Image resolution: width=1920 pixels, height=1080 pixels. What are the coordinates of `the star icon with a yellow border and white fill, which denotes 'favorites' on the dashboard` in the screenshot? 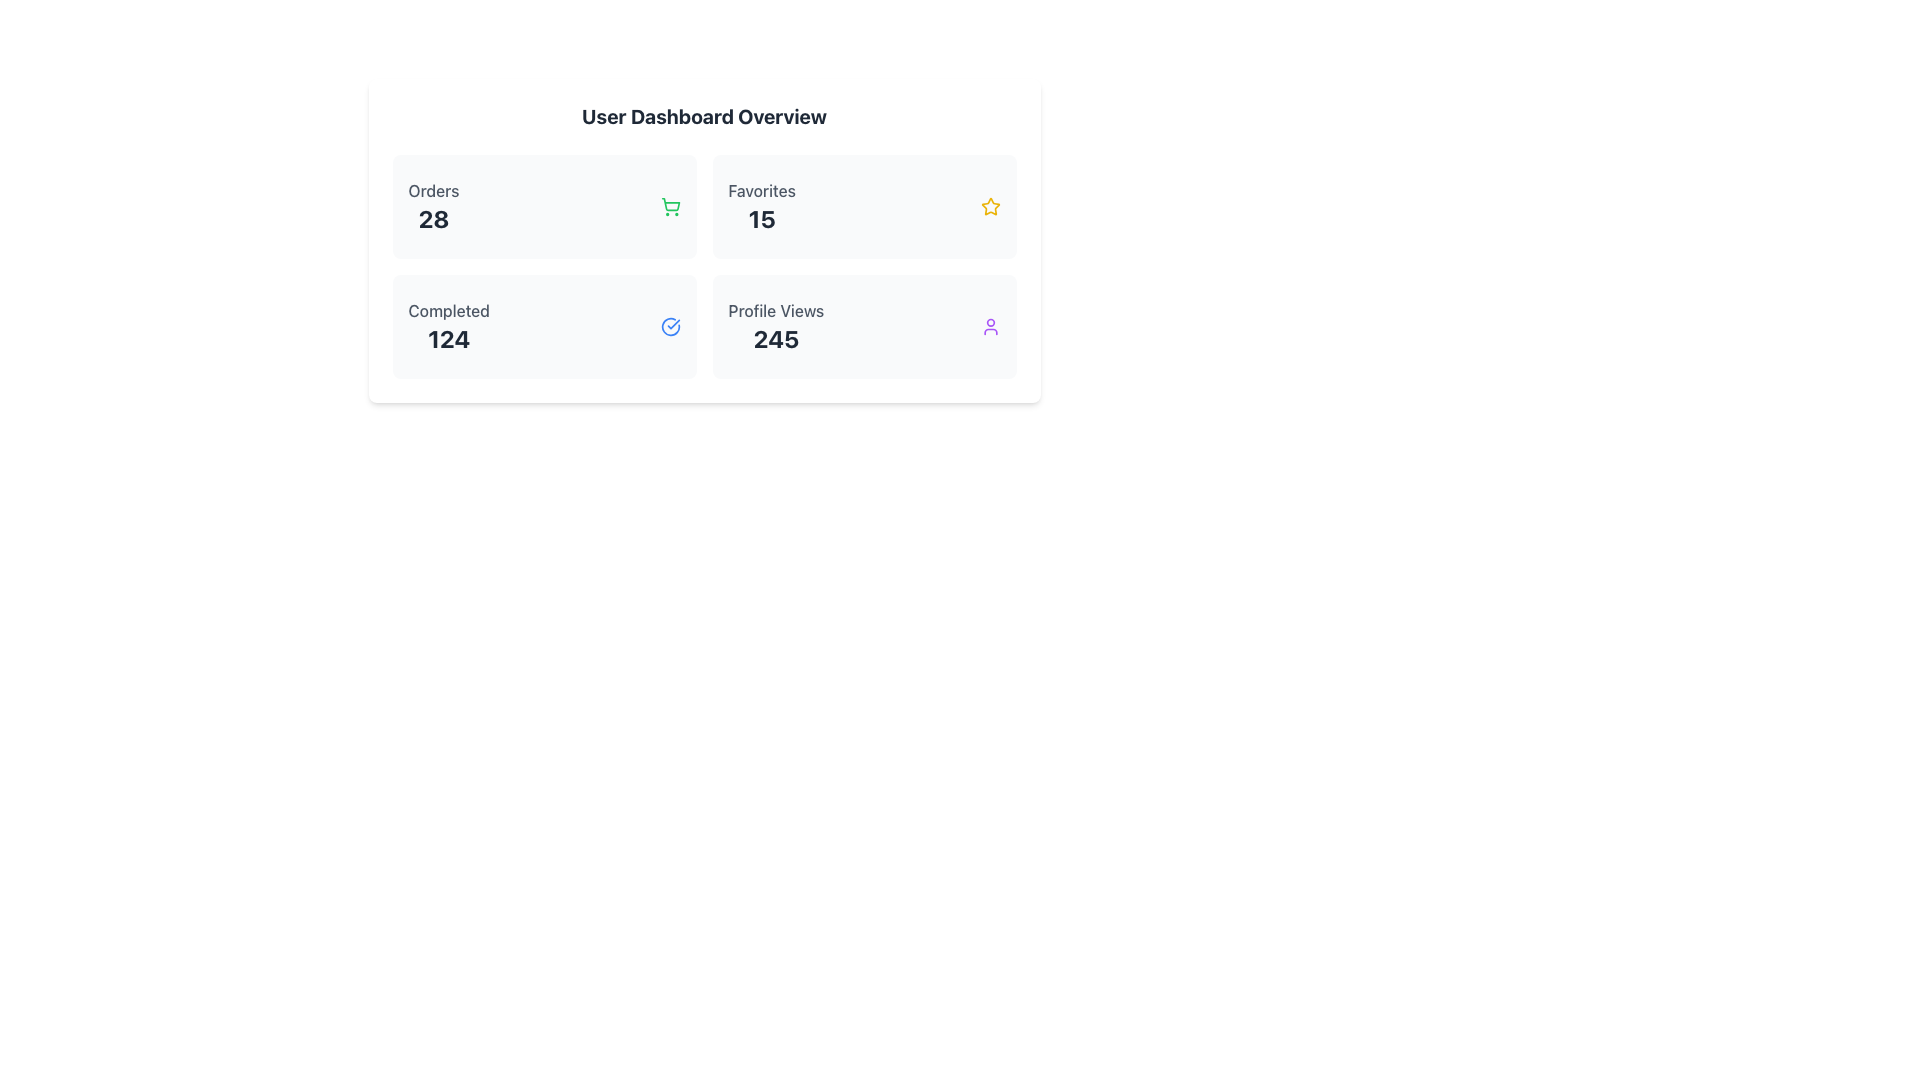 It's located at (990, 206).